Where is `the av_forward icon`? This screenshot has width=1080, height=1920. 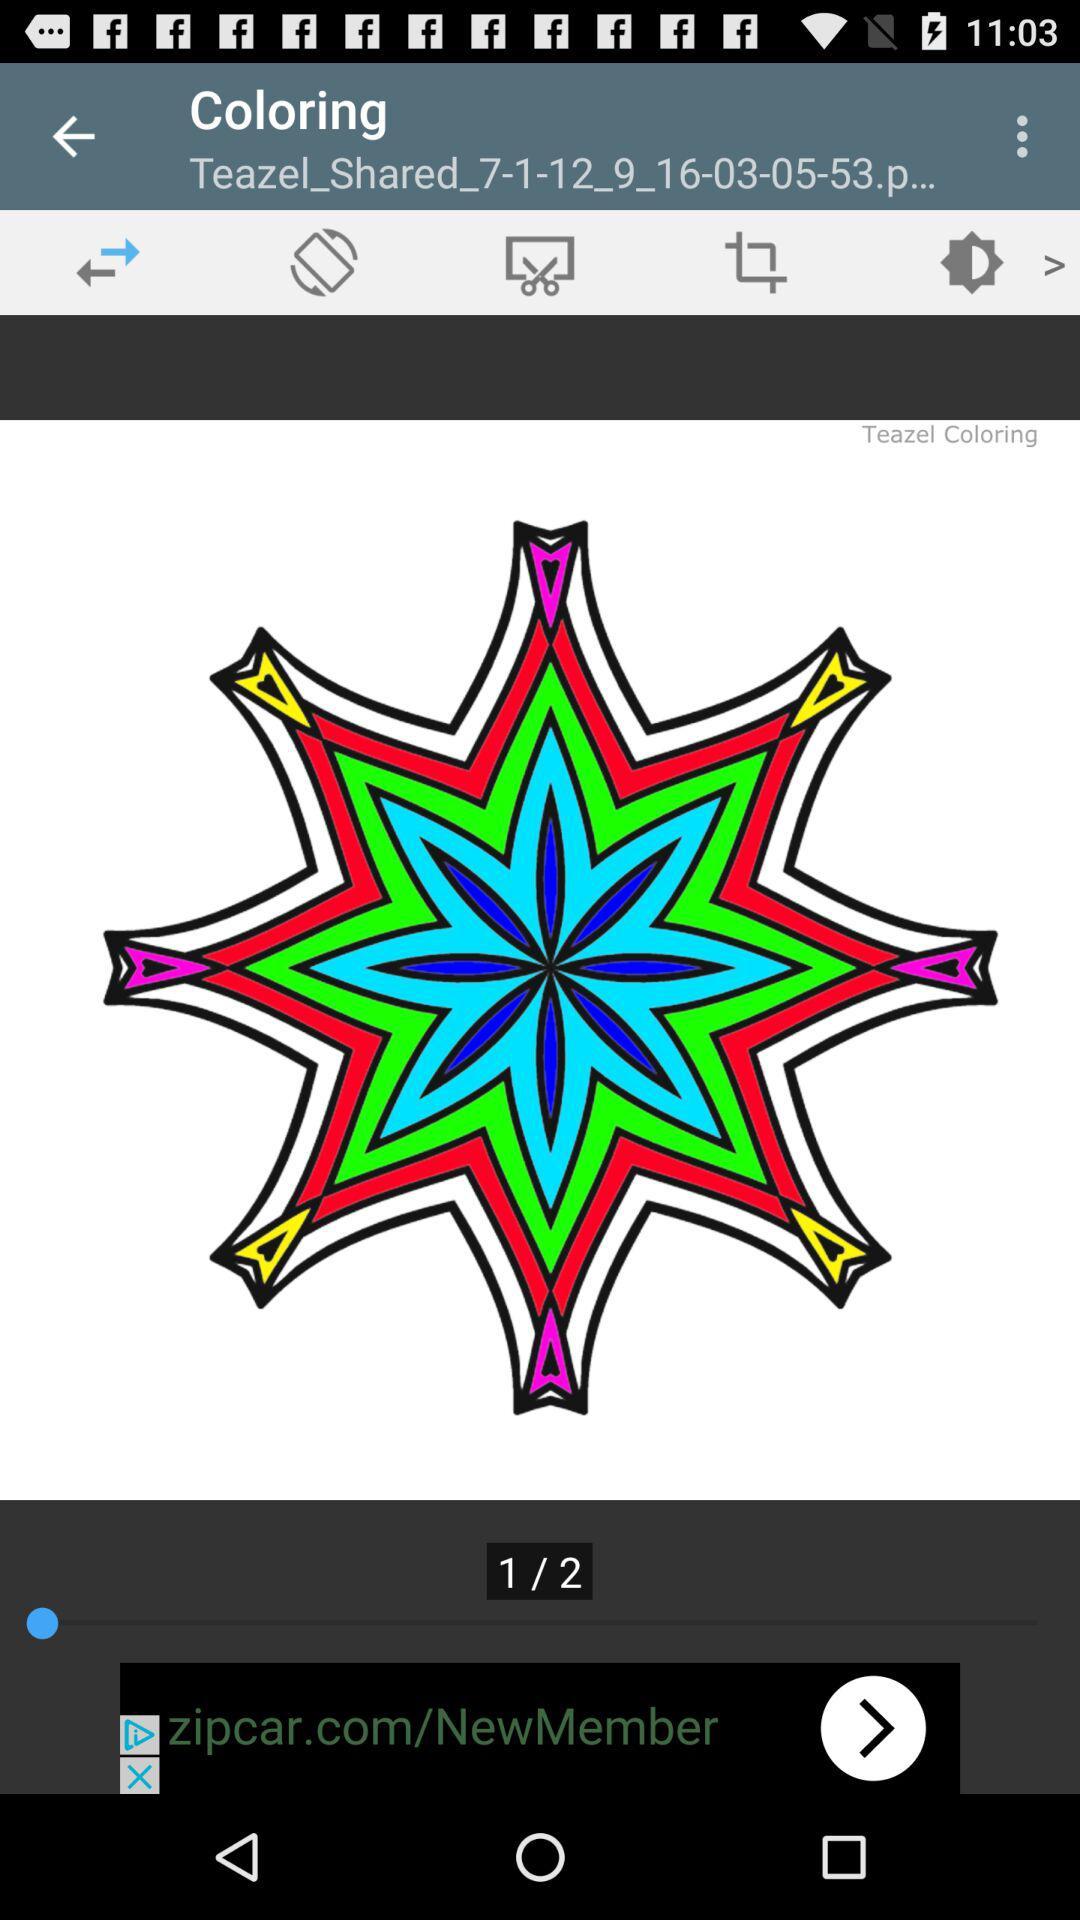 the av_forward icon is located at coordinates (971, 261).